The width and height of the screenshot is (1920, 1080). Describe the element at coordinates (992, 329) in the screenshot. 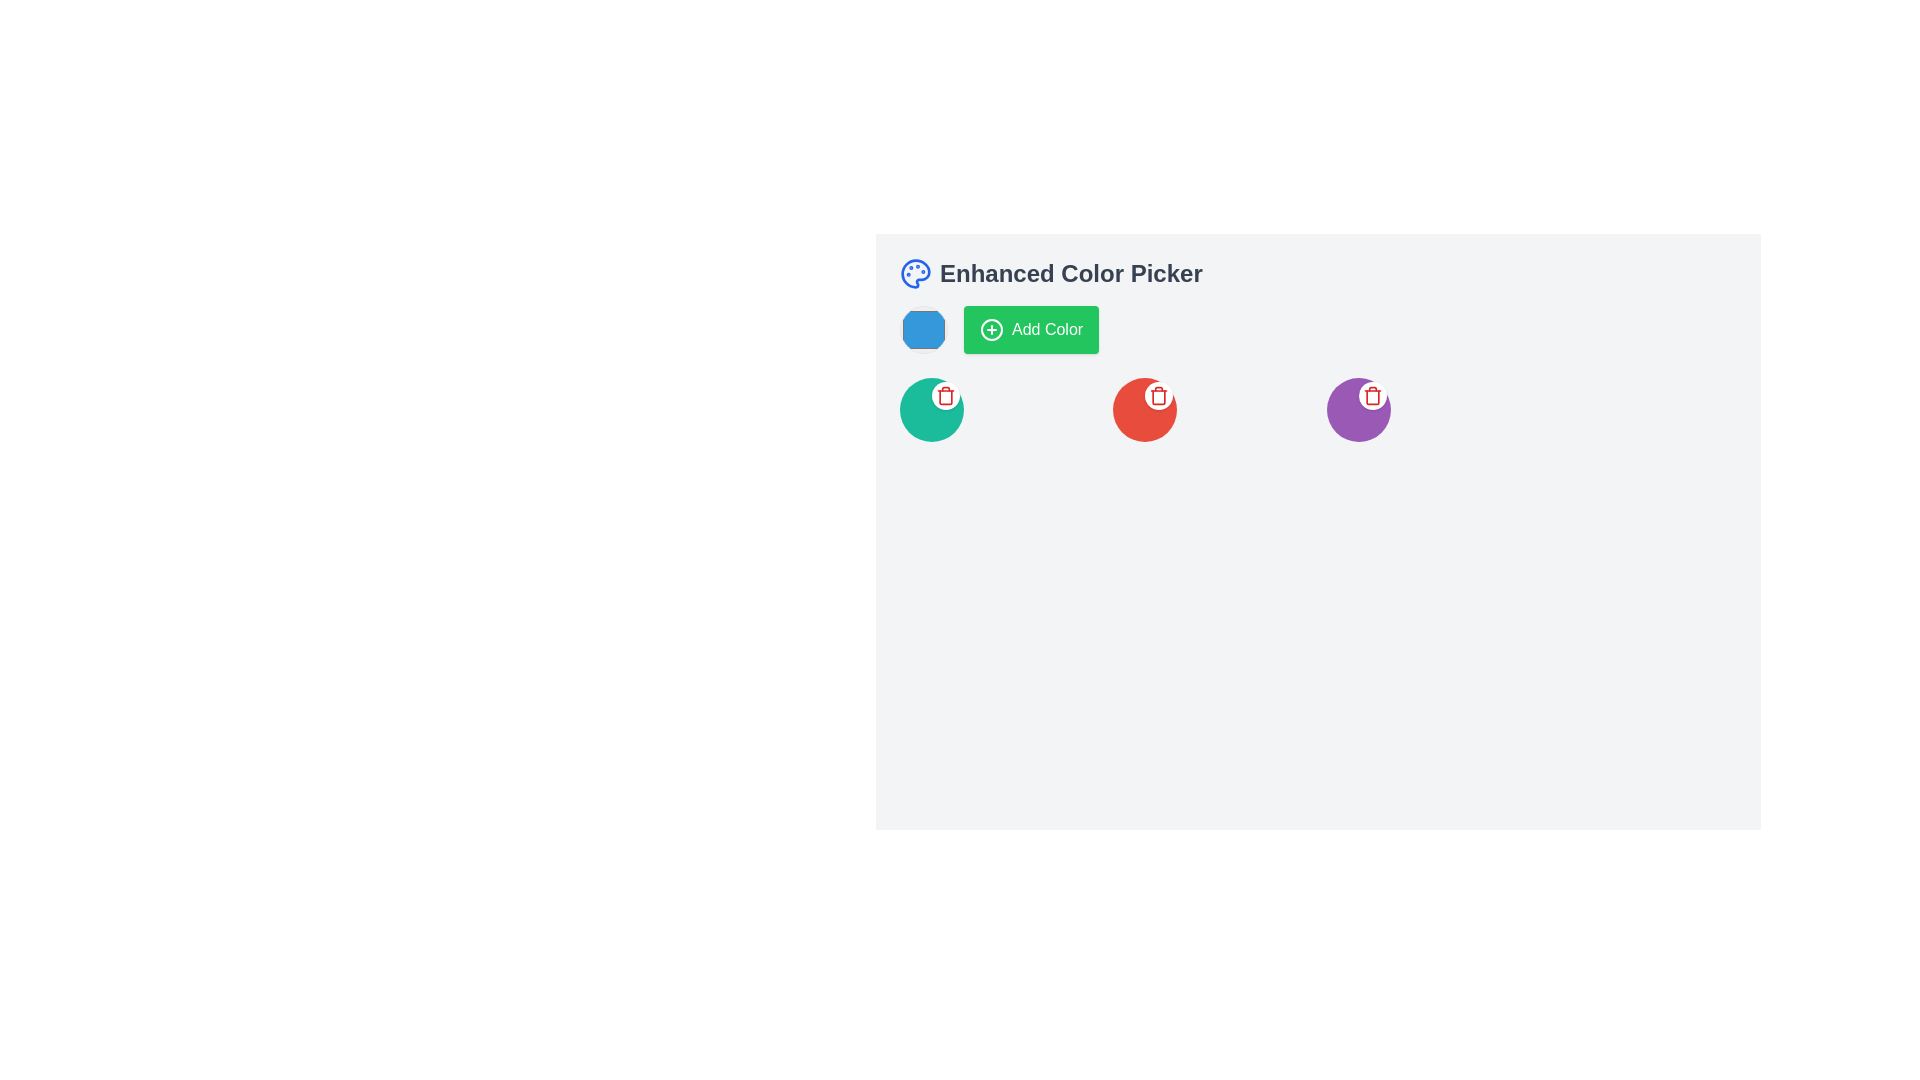

I see `the 'Add Color' icon located to the left of the text label, positioned below the title 'Enhanced Color Picker' and to the right of the blue hexagonal color preview` at that location.